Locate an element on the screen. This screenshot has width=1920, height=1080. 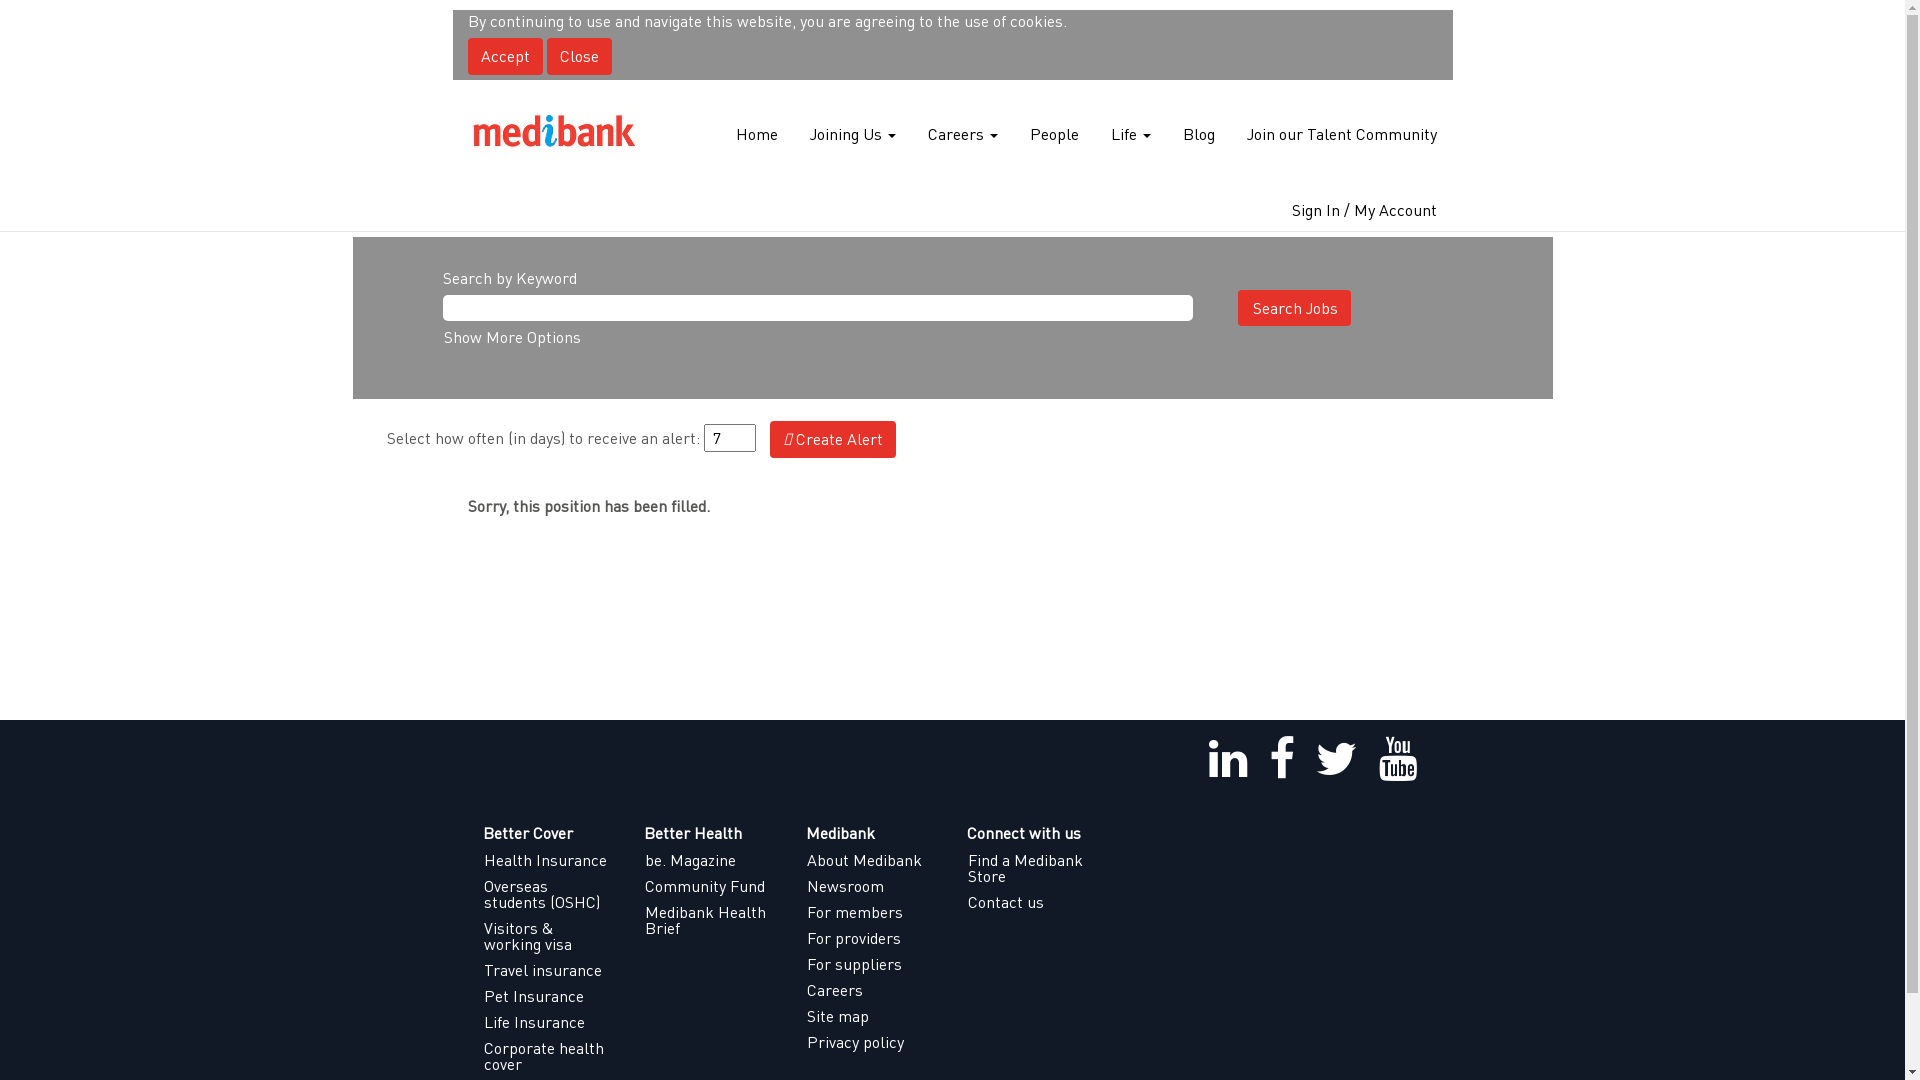
'Show More Options' is located at coordinates (511, 335).